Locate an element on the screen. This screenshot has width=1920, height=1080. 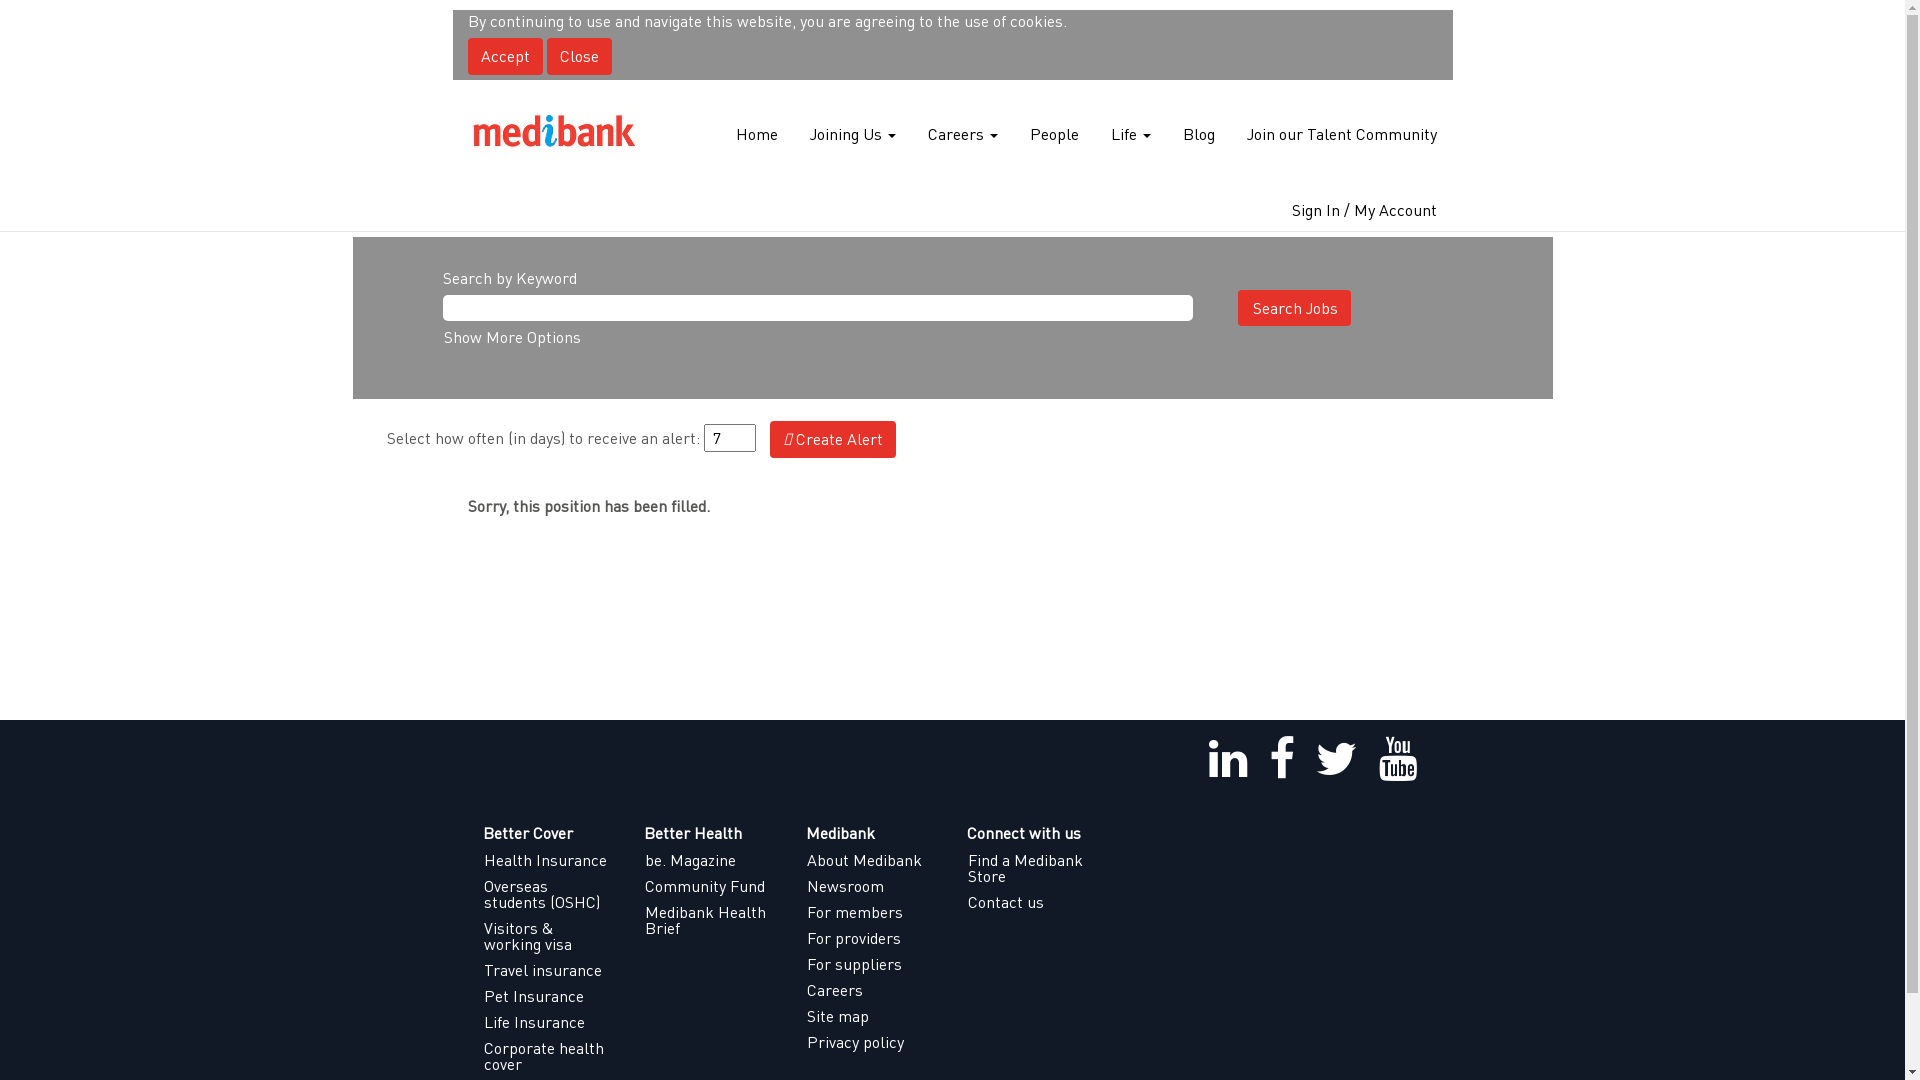
'Show More Options' is located at coordinates (511, 335).